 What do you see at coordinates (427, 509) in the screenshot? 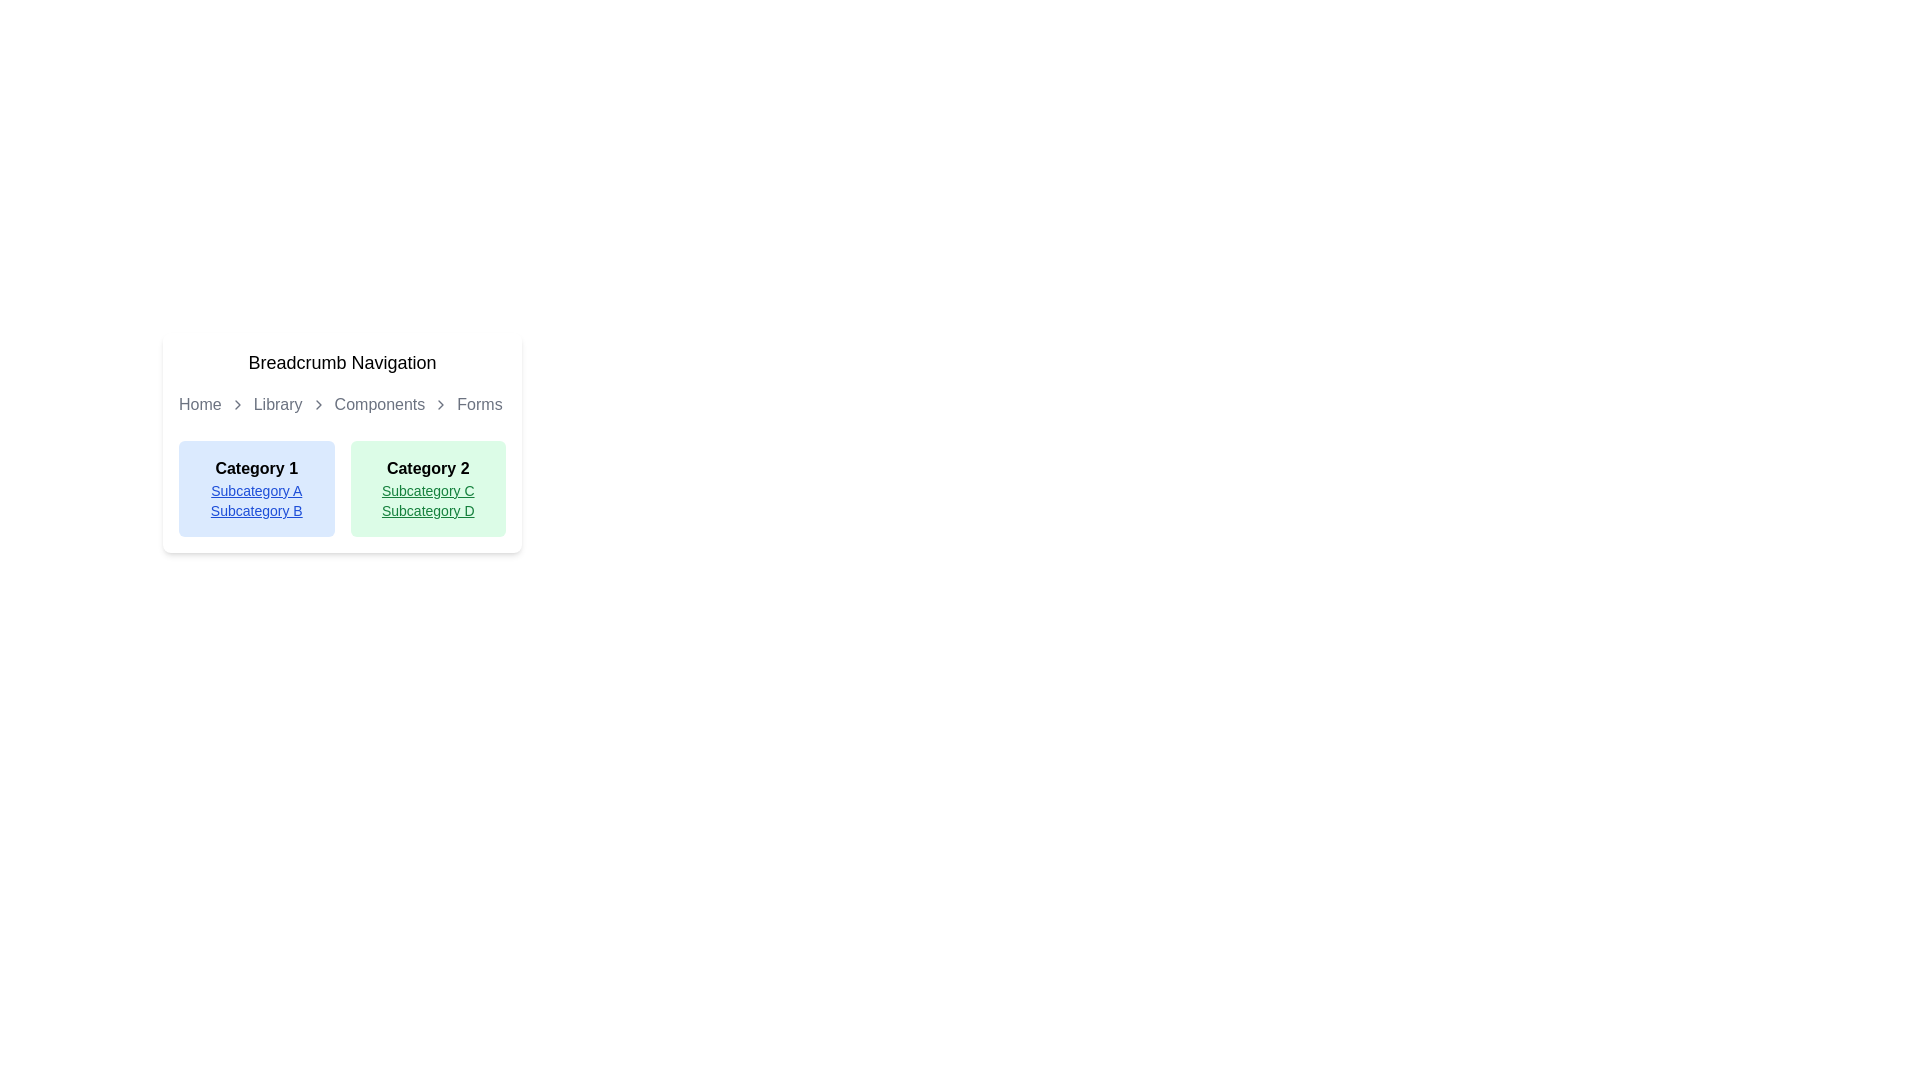
I see `the hyperlink text for 'Subcategory D', located directly below 'Subcategory C' under 'Category 2'` at bounding box center [427, 509].